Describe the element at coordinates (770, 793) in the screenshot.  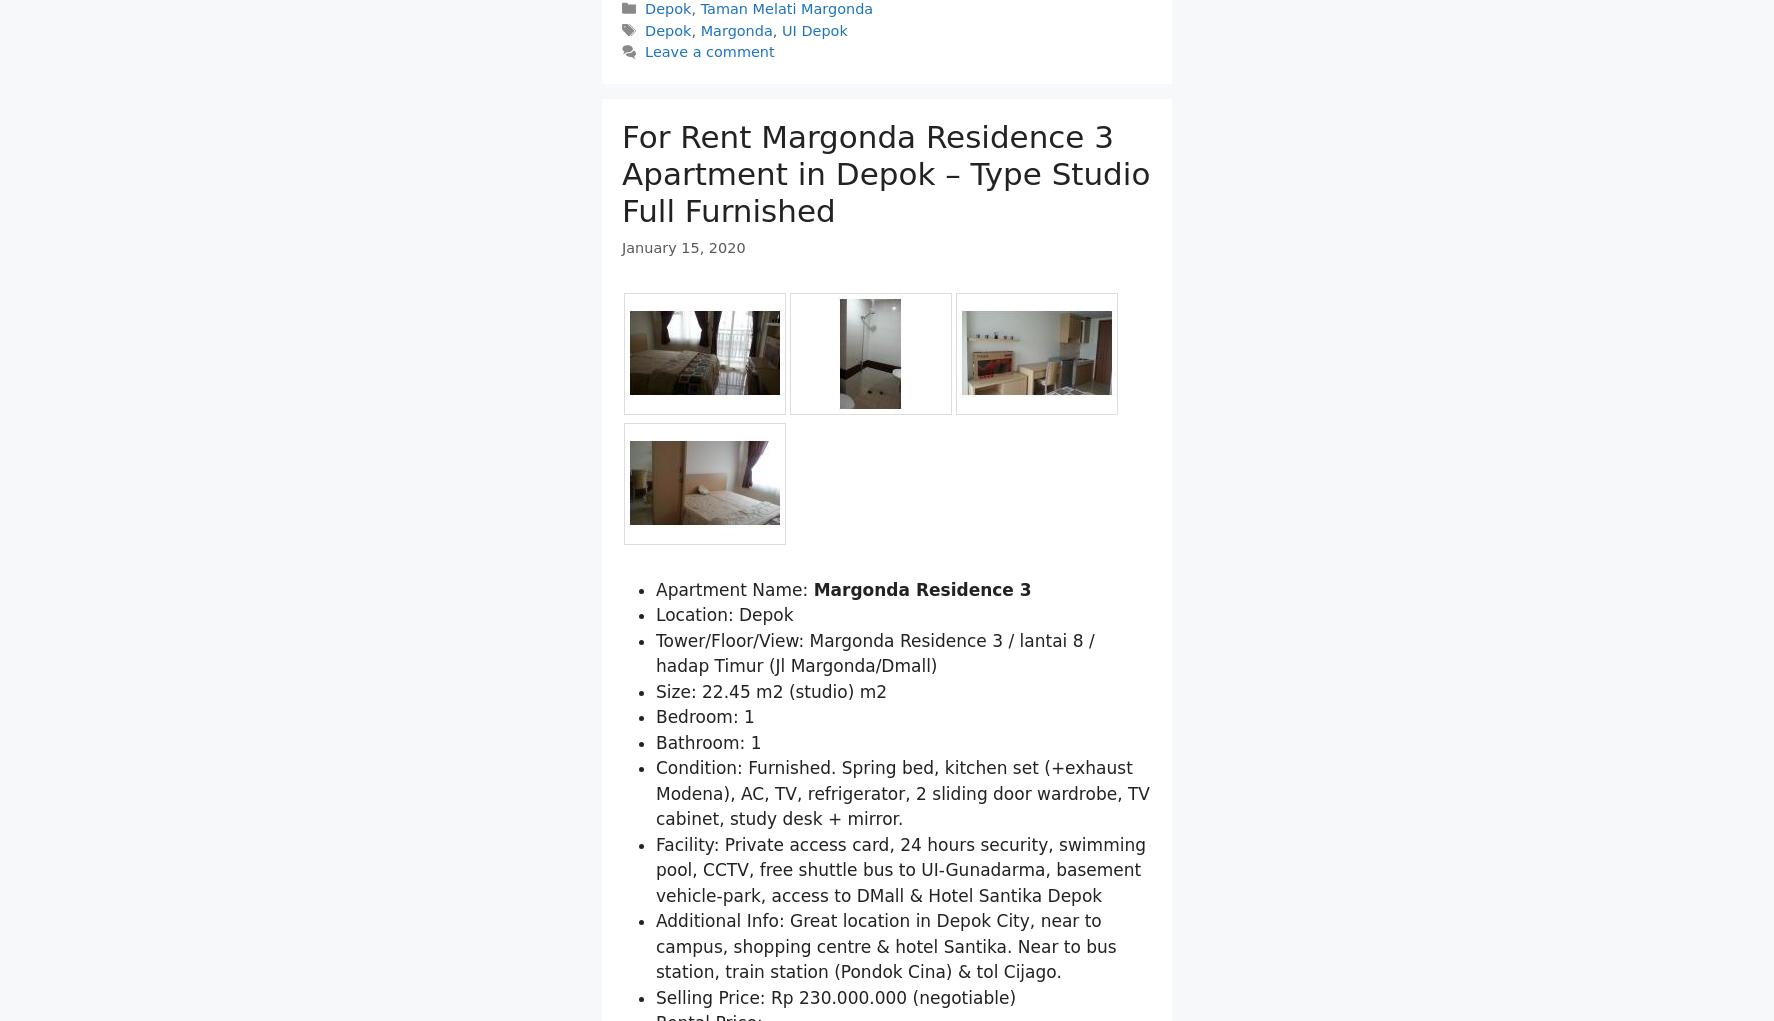
I see `'Size: 22.45 m2 (studio) m2'` at that location.